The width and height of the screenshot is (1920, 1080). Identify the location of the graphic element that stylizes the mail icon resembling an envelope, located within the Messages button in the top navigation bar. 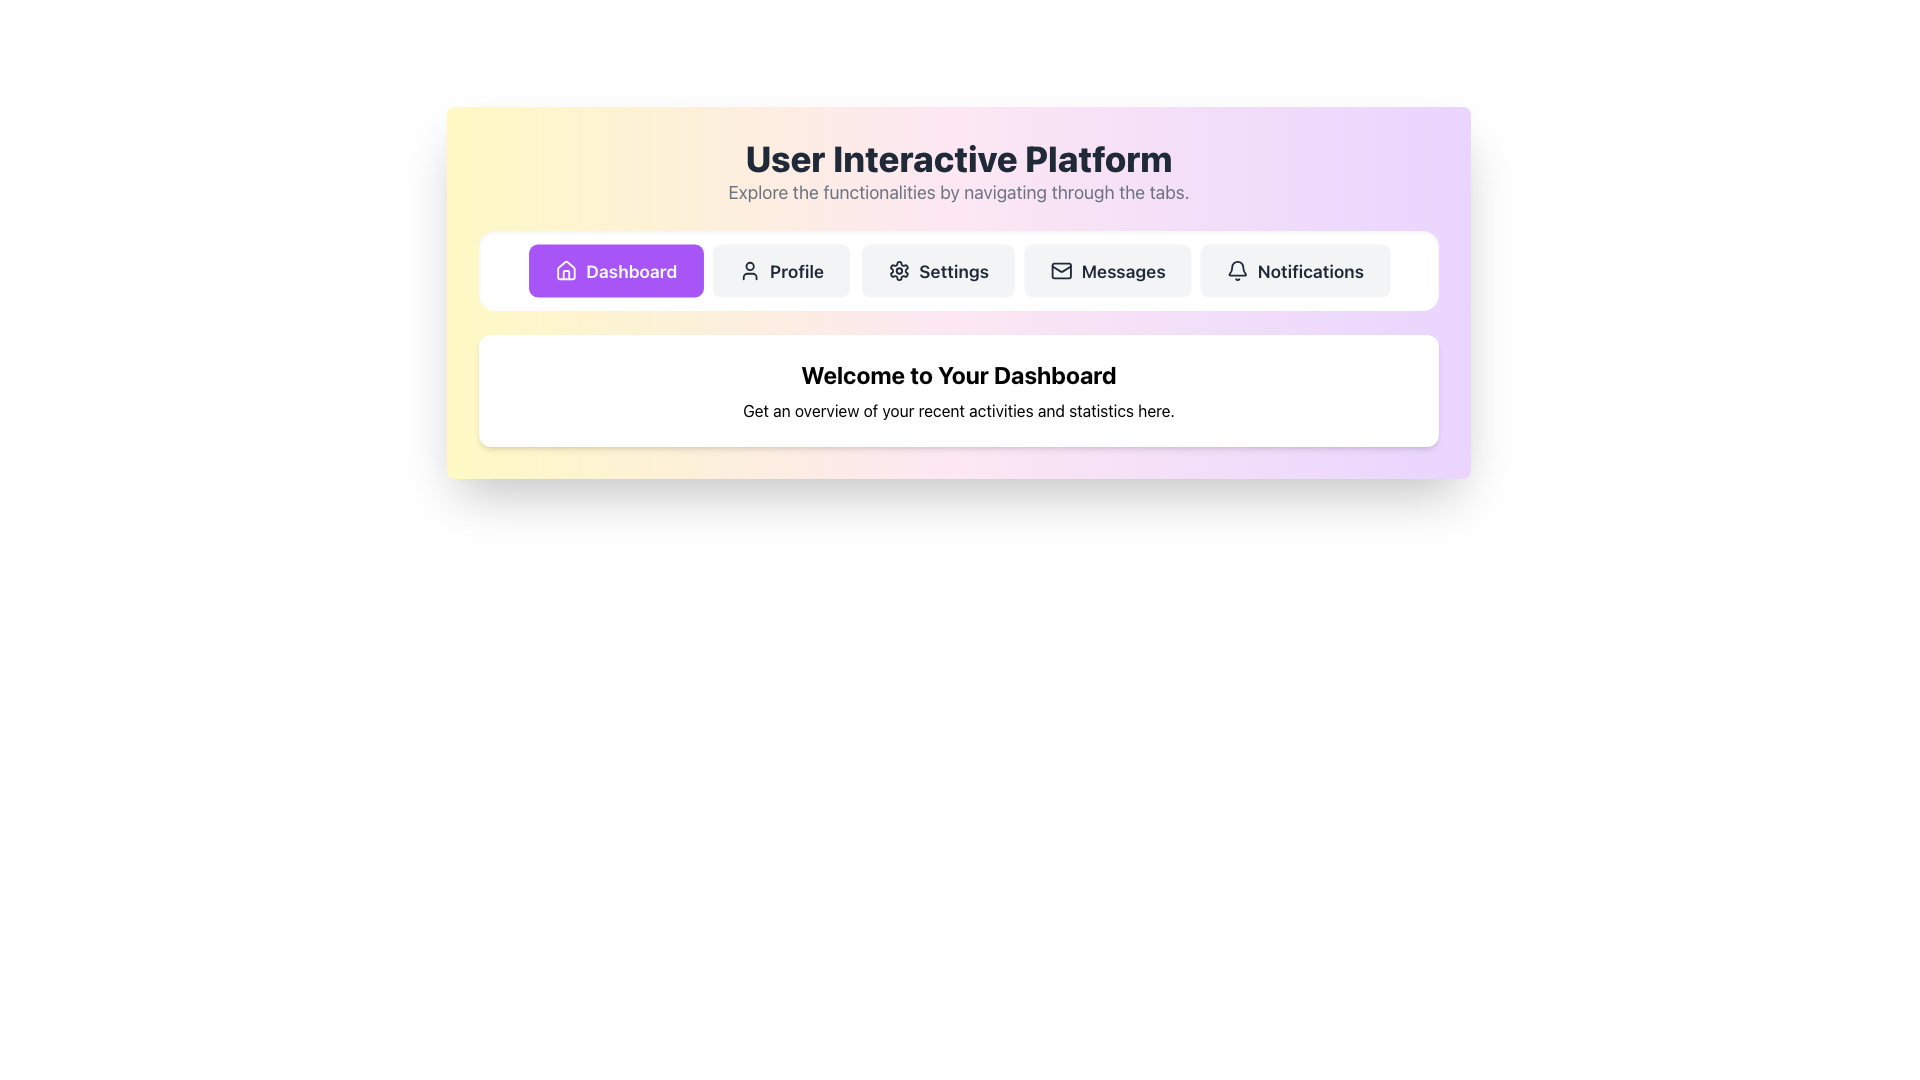
(1060, 270).